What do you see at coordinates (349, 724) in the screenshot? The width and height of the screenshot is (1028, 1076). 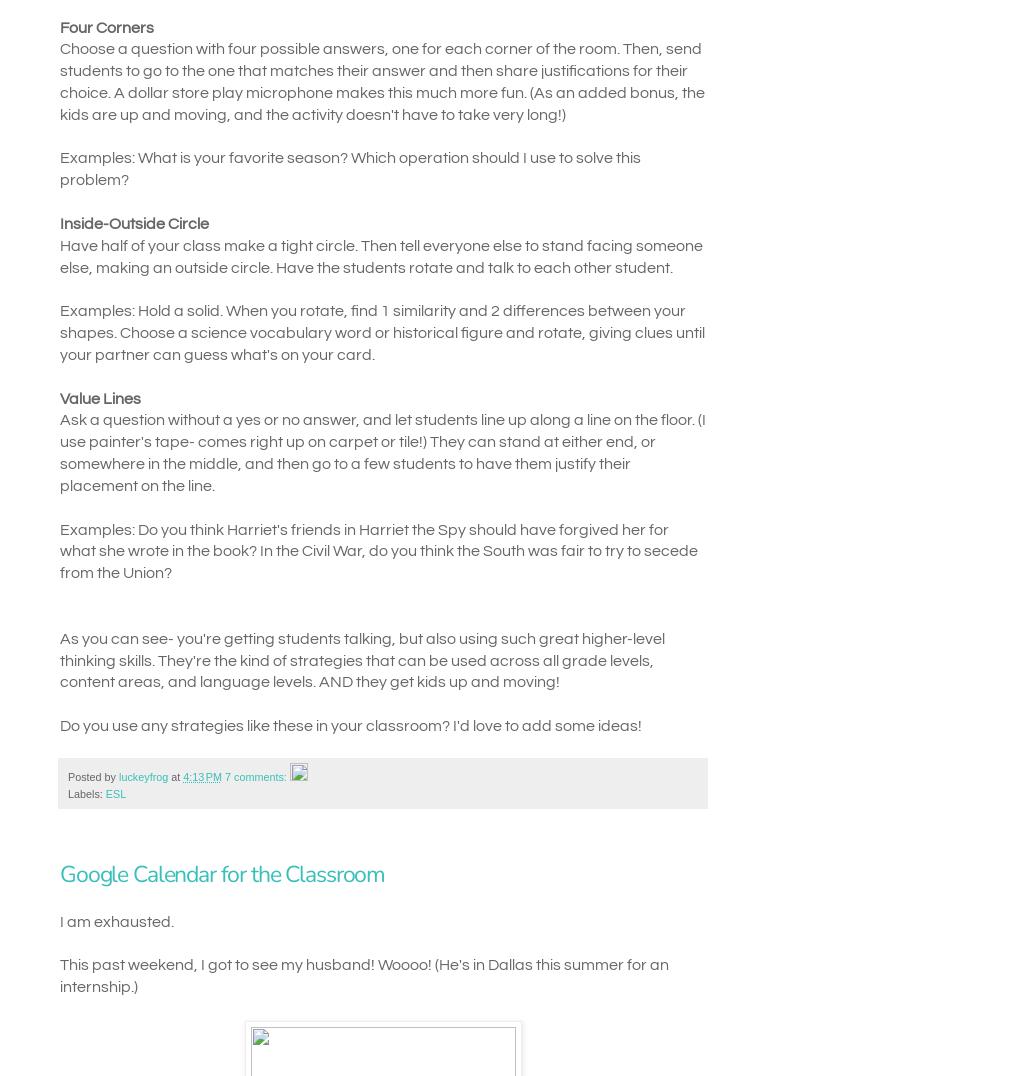 I see `'Do you use any strategies like these in your classroom? I'd love to add some ideas!'` at bounding box center [349, 724].